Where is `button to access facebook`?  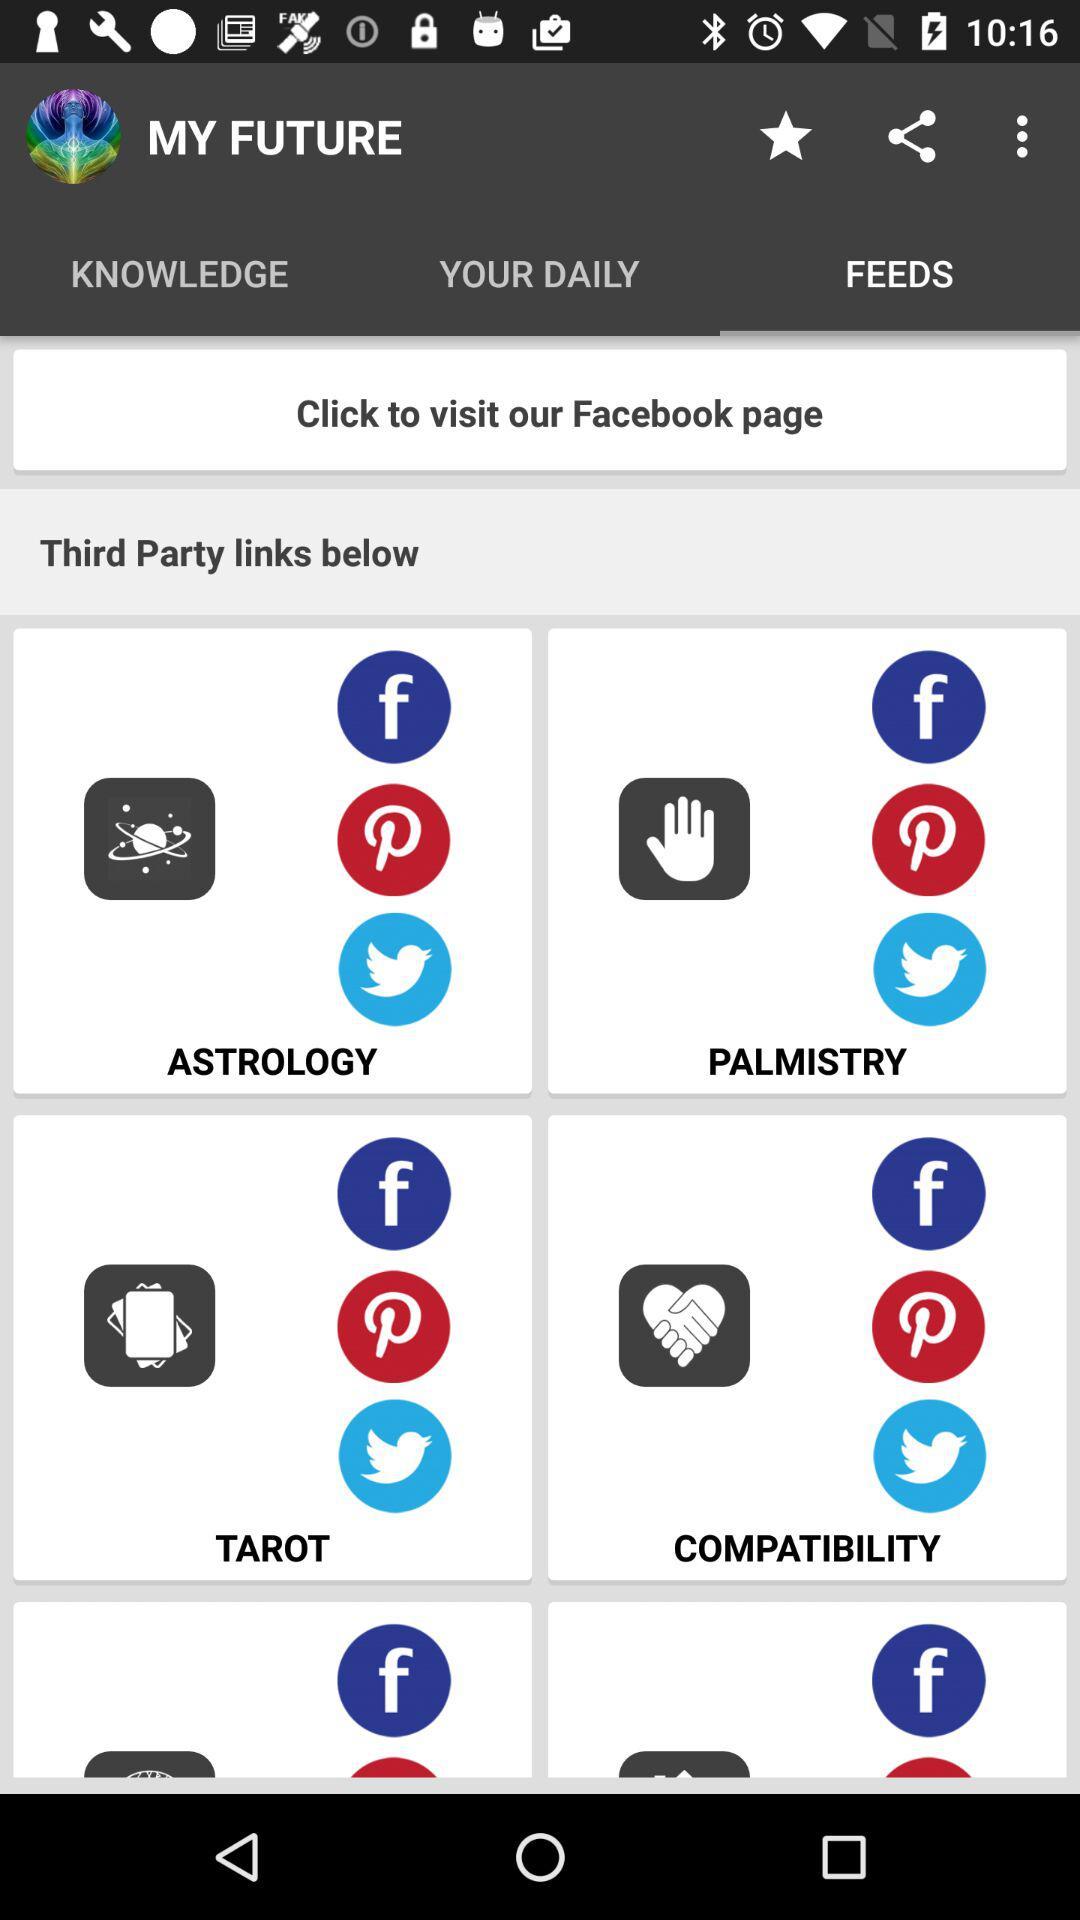 button to access facebook is located at coordinates (929, 1194).